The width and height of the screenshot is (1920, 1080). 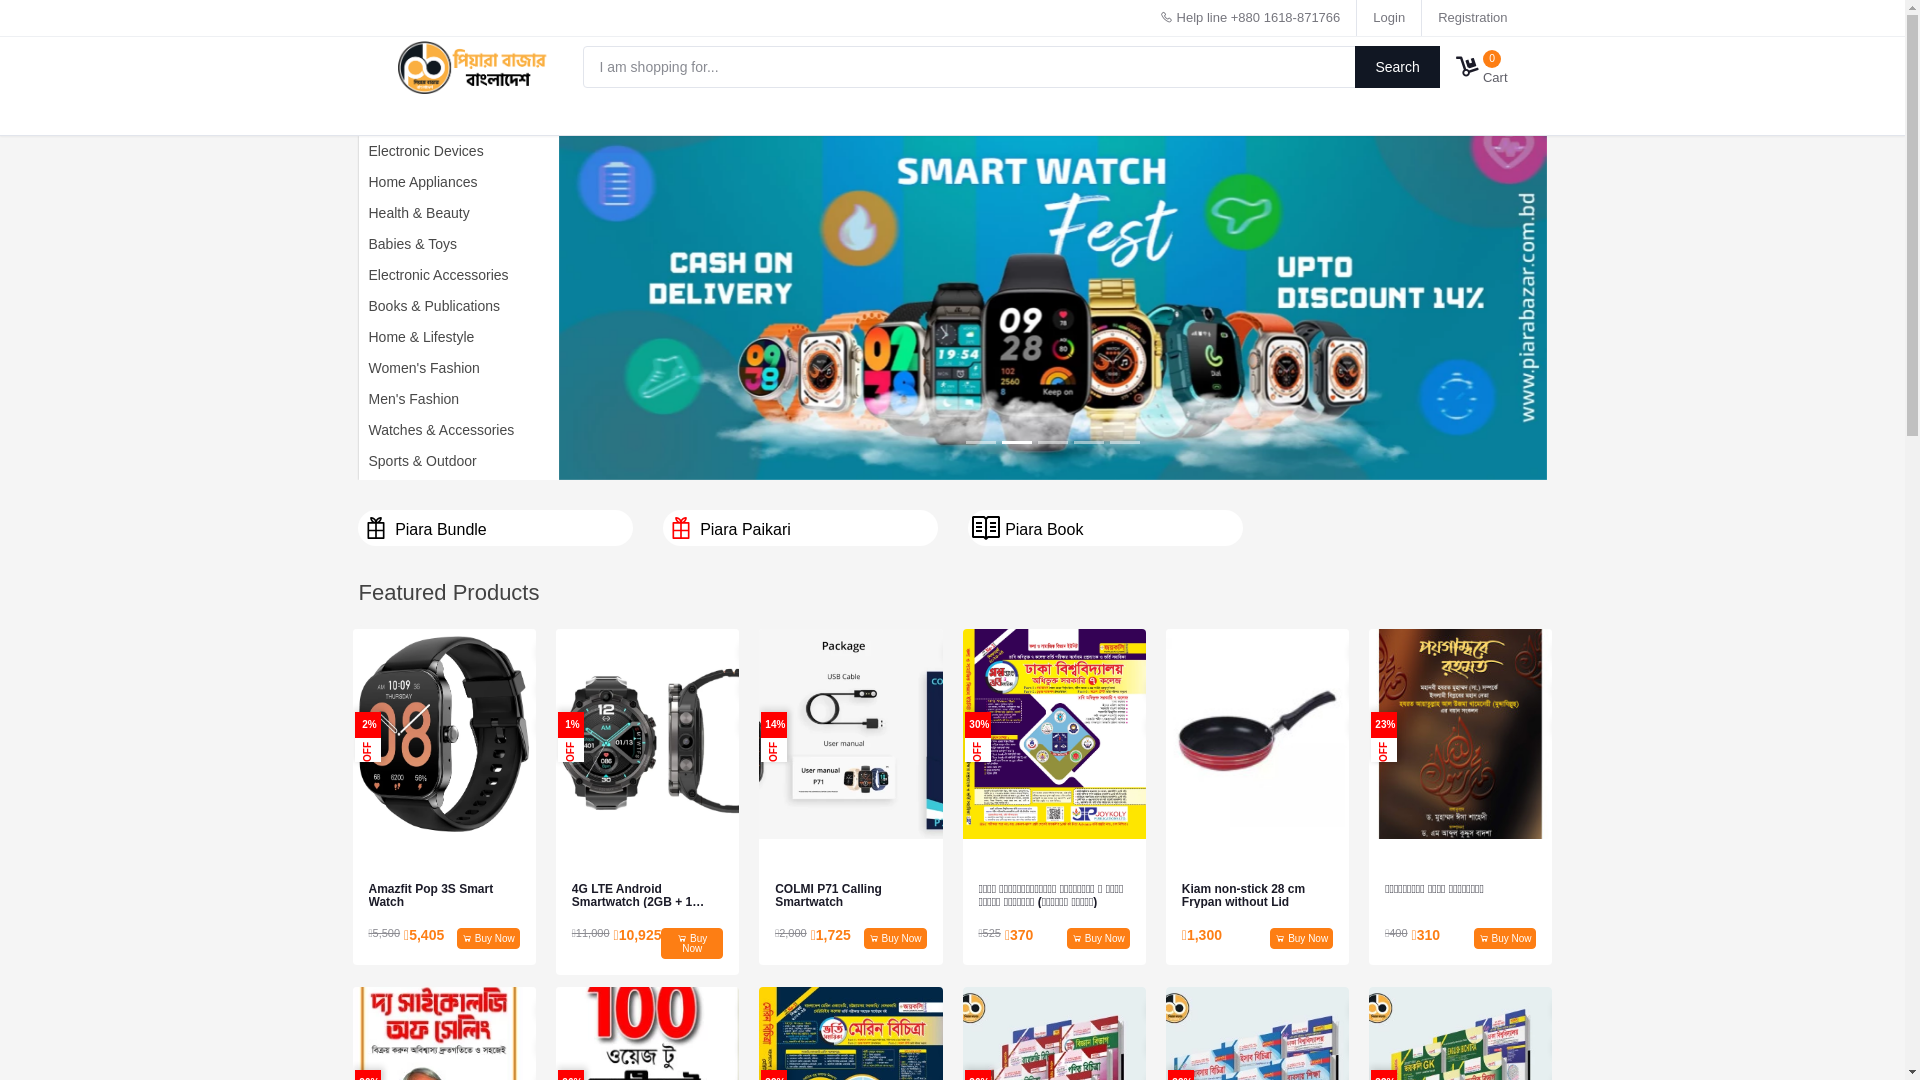 What do you see at coordinates (358, 428) in the screenshot?
I see `'Watches & Accessories'` at bounding box center [358, 428].